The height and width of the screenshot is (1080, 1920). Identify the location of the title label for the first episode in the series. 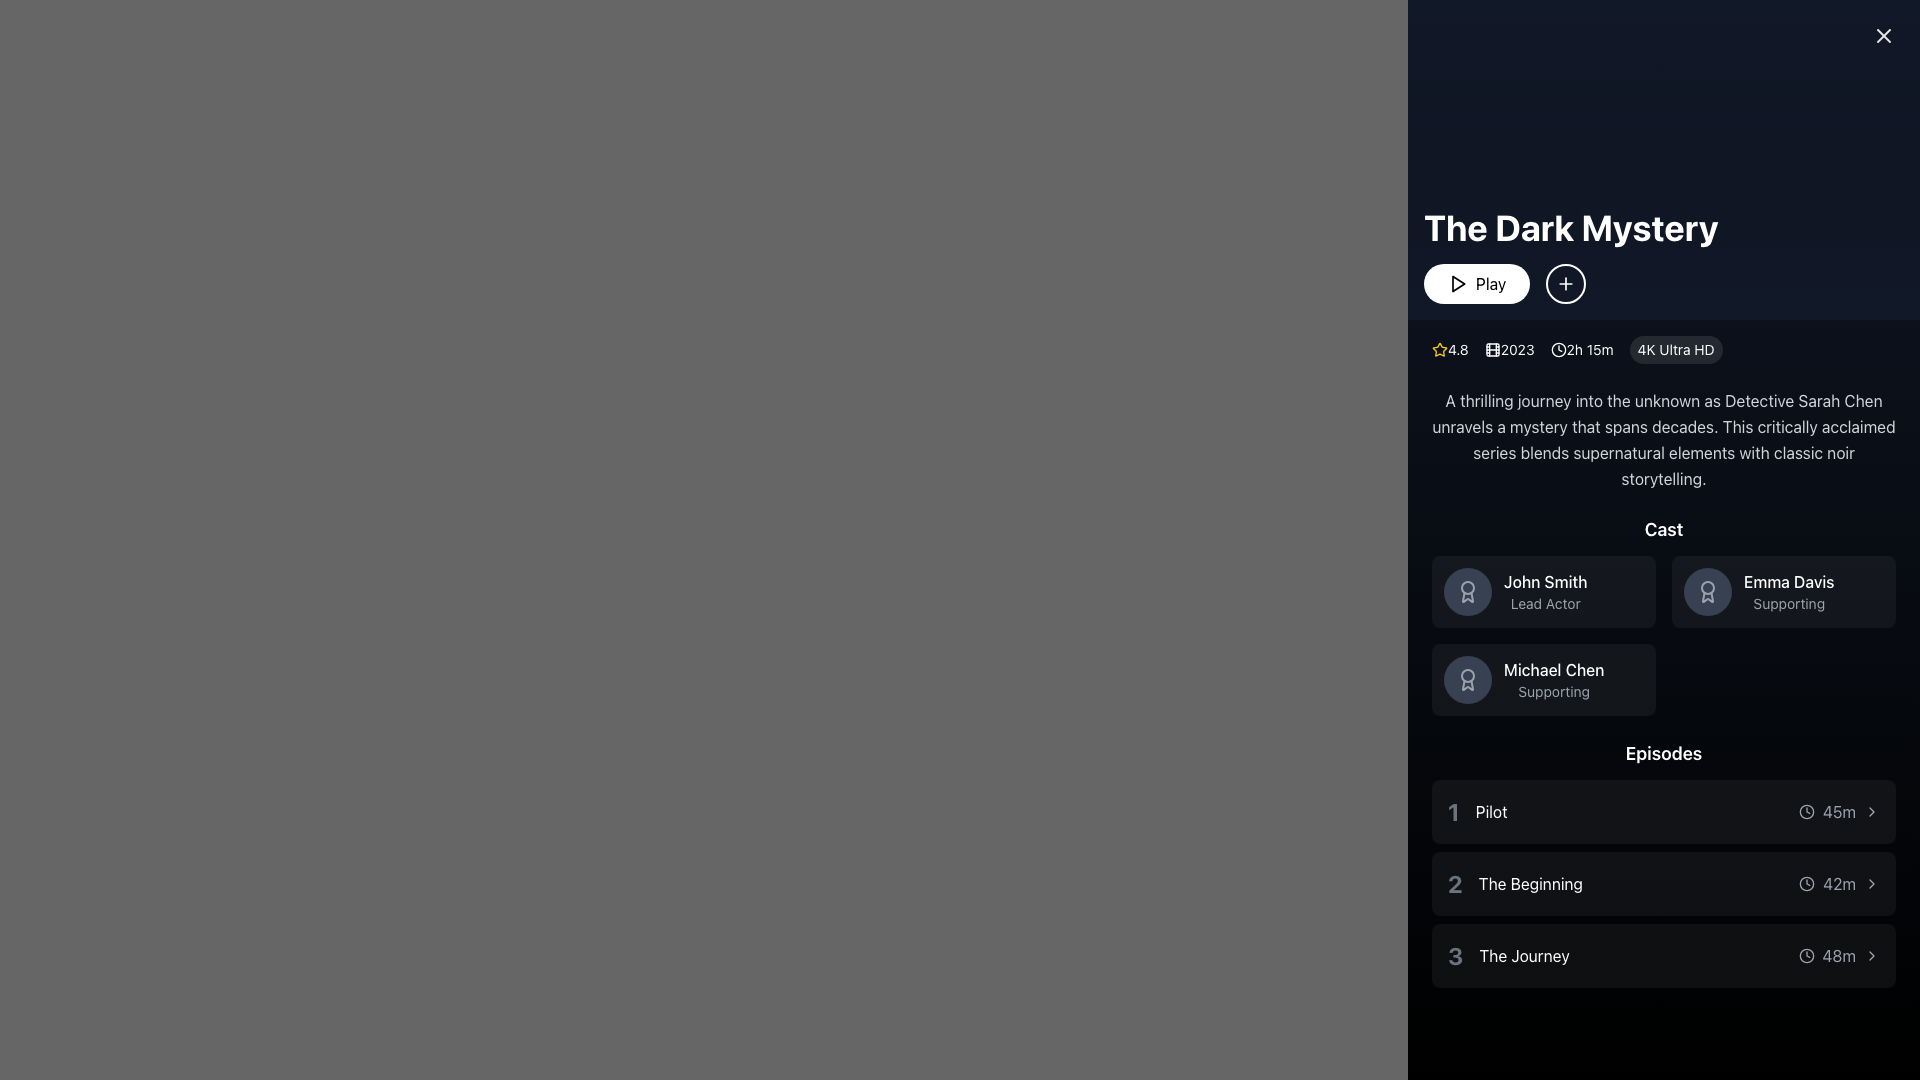
(1491, 812).